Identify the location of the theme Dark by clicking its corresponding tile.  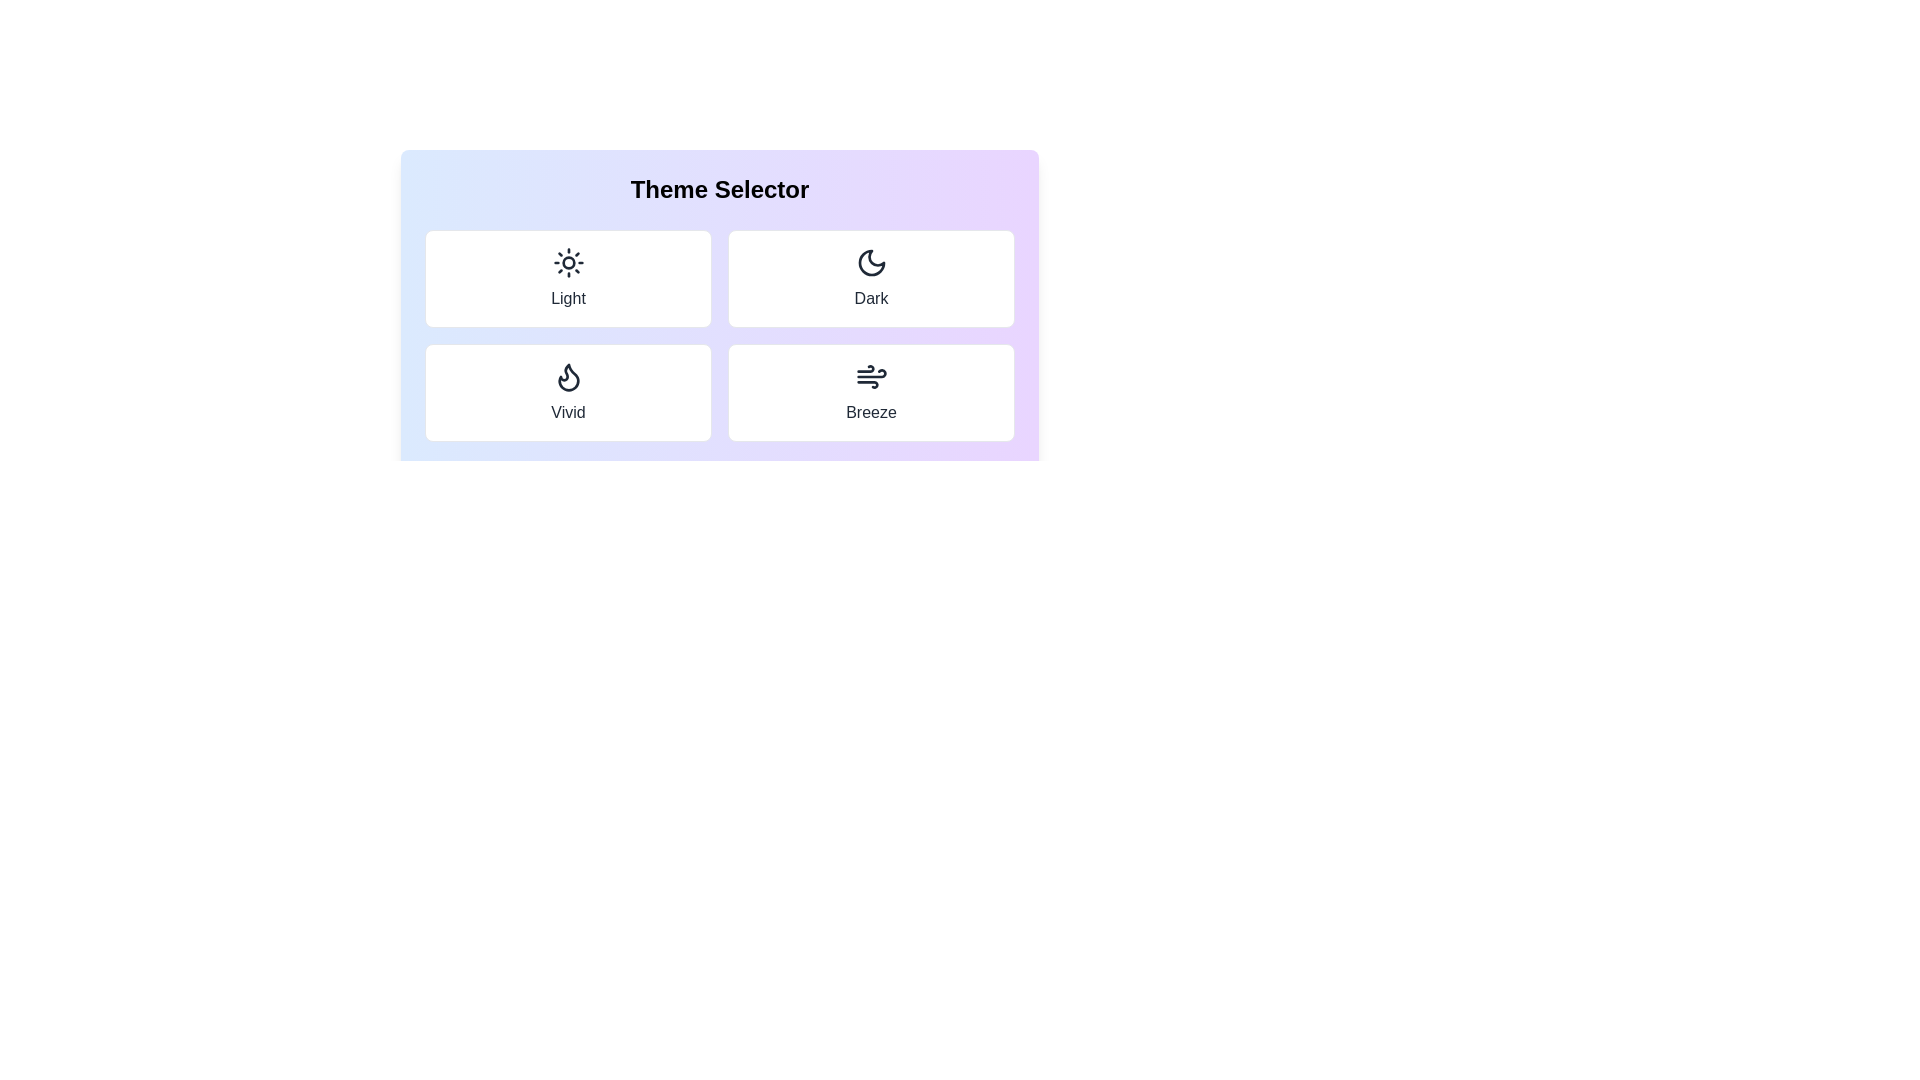
(871, 278).